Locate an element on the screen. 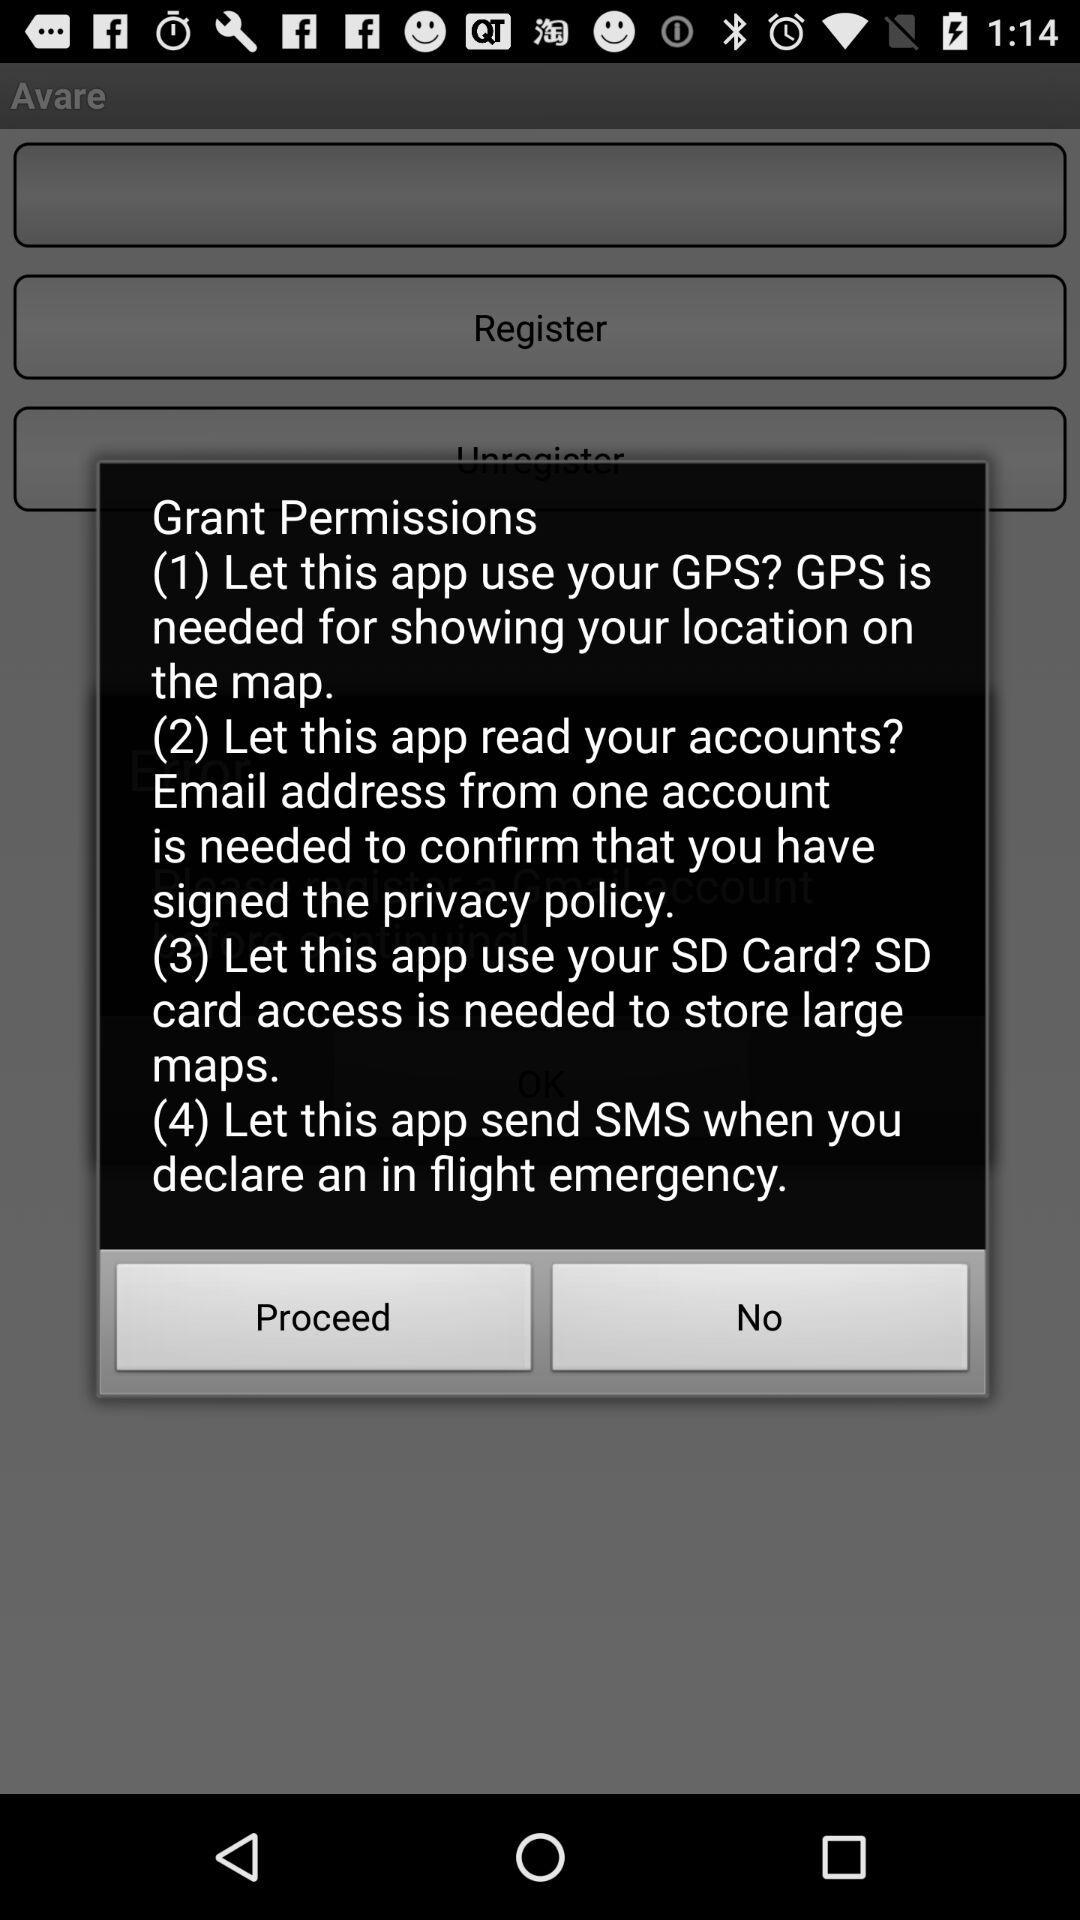 The height and width of the screenshot is (1920, 1080). the item next to the no icon is located at coordinates (323, 1323).